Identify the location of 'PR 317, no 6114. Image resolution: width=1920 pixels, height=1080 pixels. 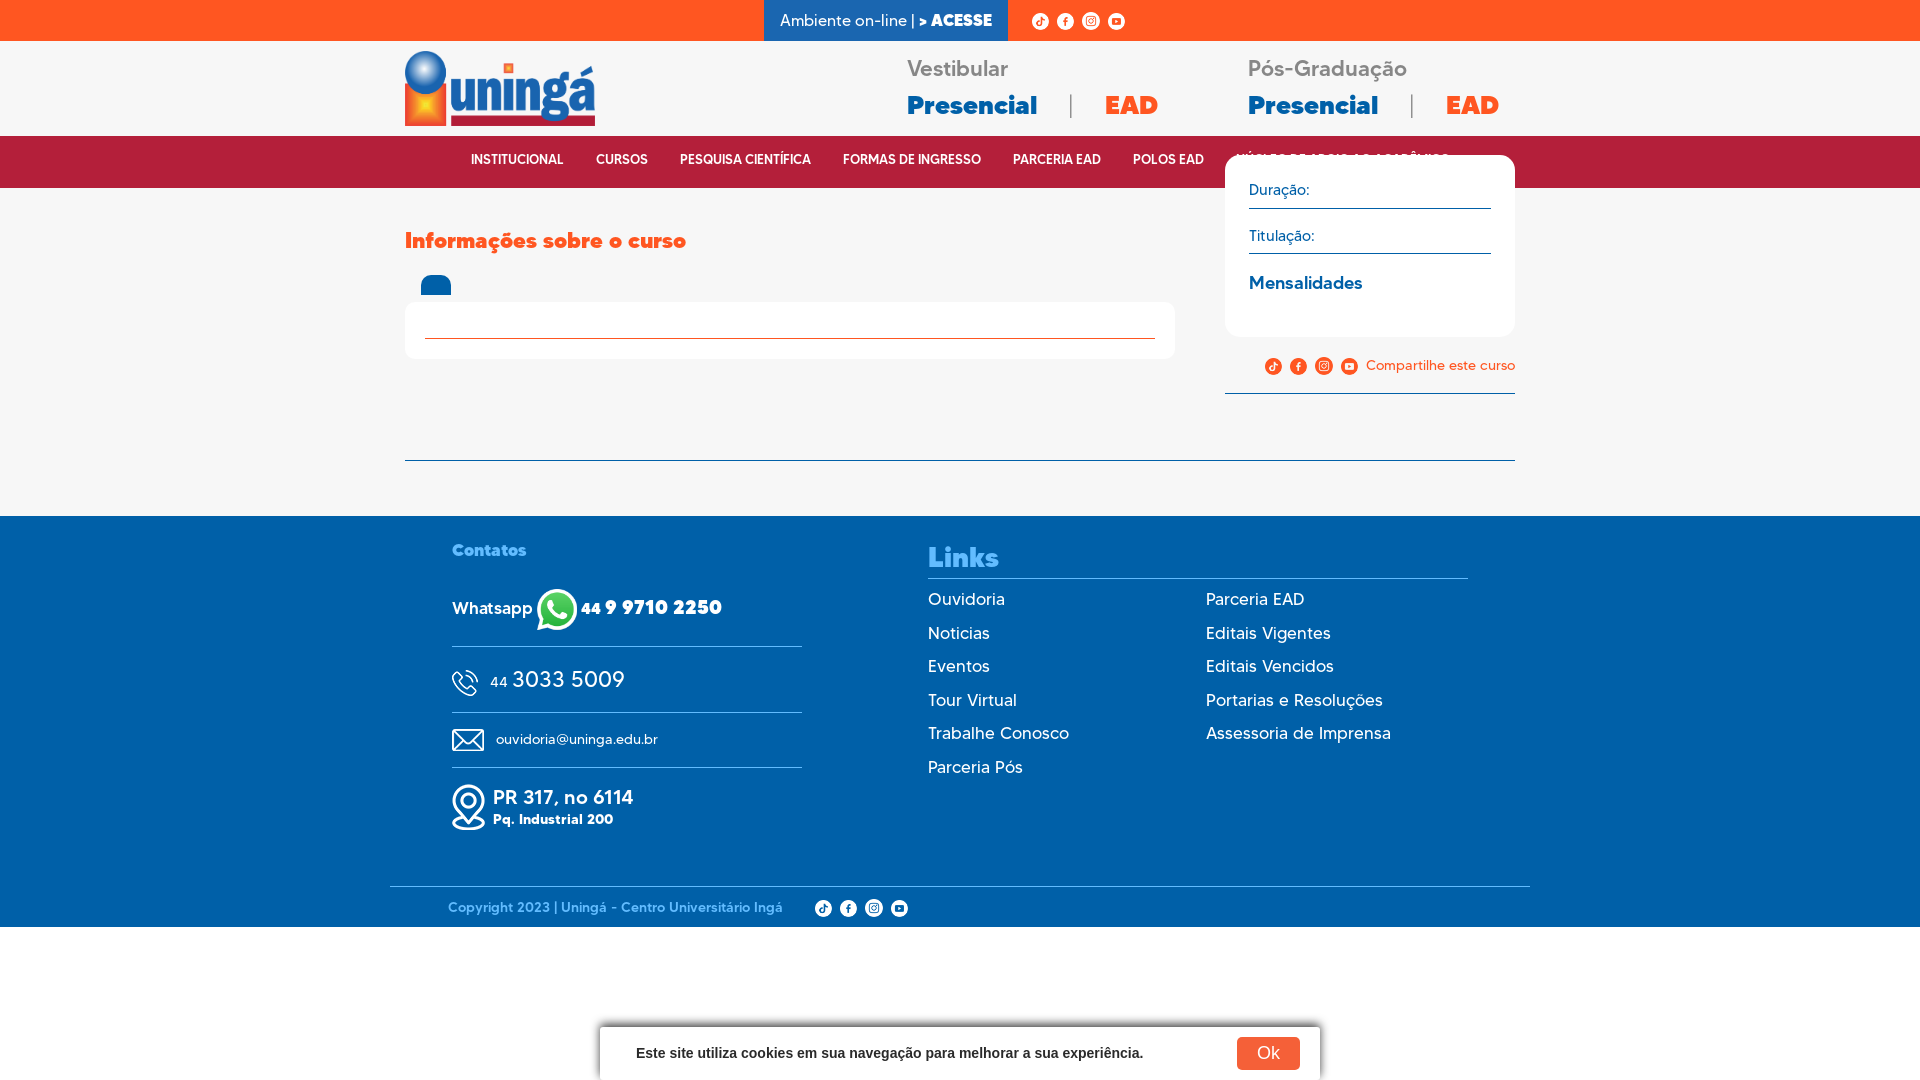
(626, 805).